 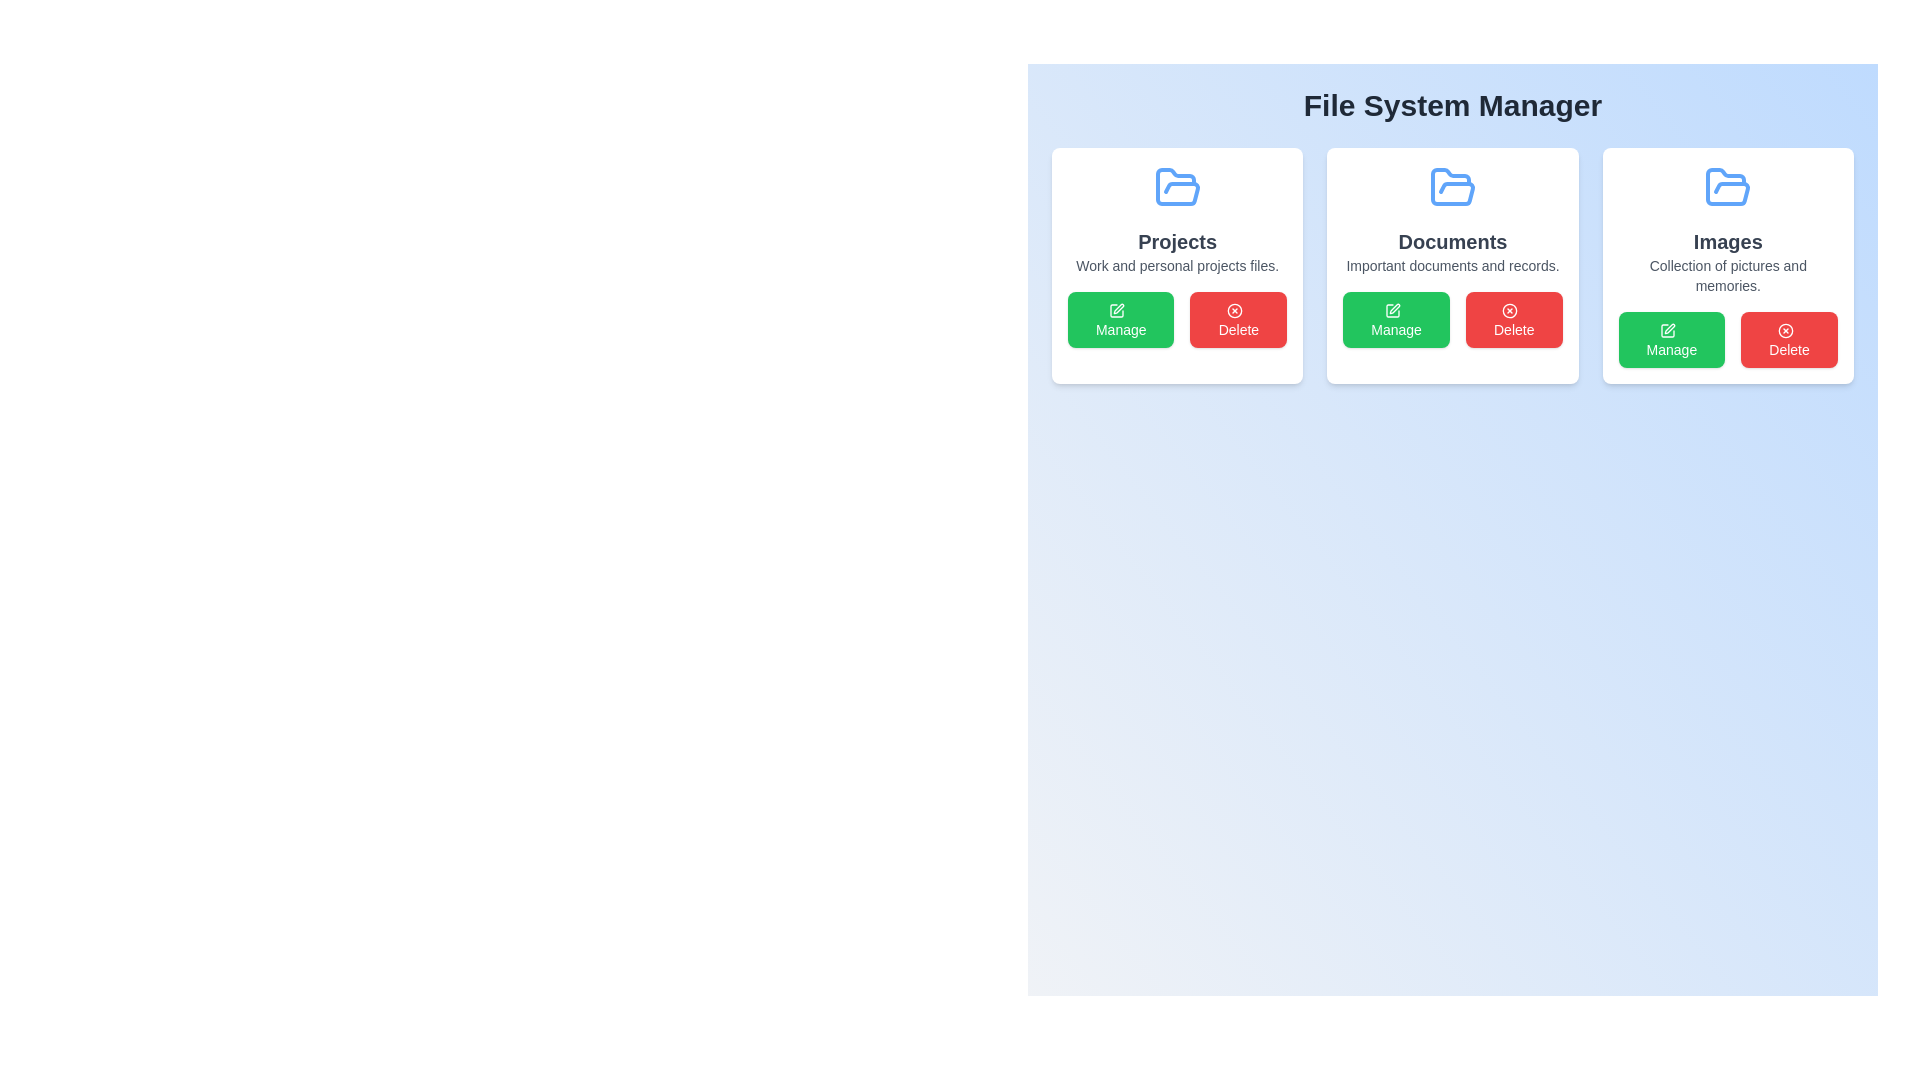 I want to click on the green 'Manage' button with a pen icon on the left, located beneath the 'Documents' section, so click(x=1395, y=319).